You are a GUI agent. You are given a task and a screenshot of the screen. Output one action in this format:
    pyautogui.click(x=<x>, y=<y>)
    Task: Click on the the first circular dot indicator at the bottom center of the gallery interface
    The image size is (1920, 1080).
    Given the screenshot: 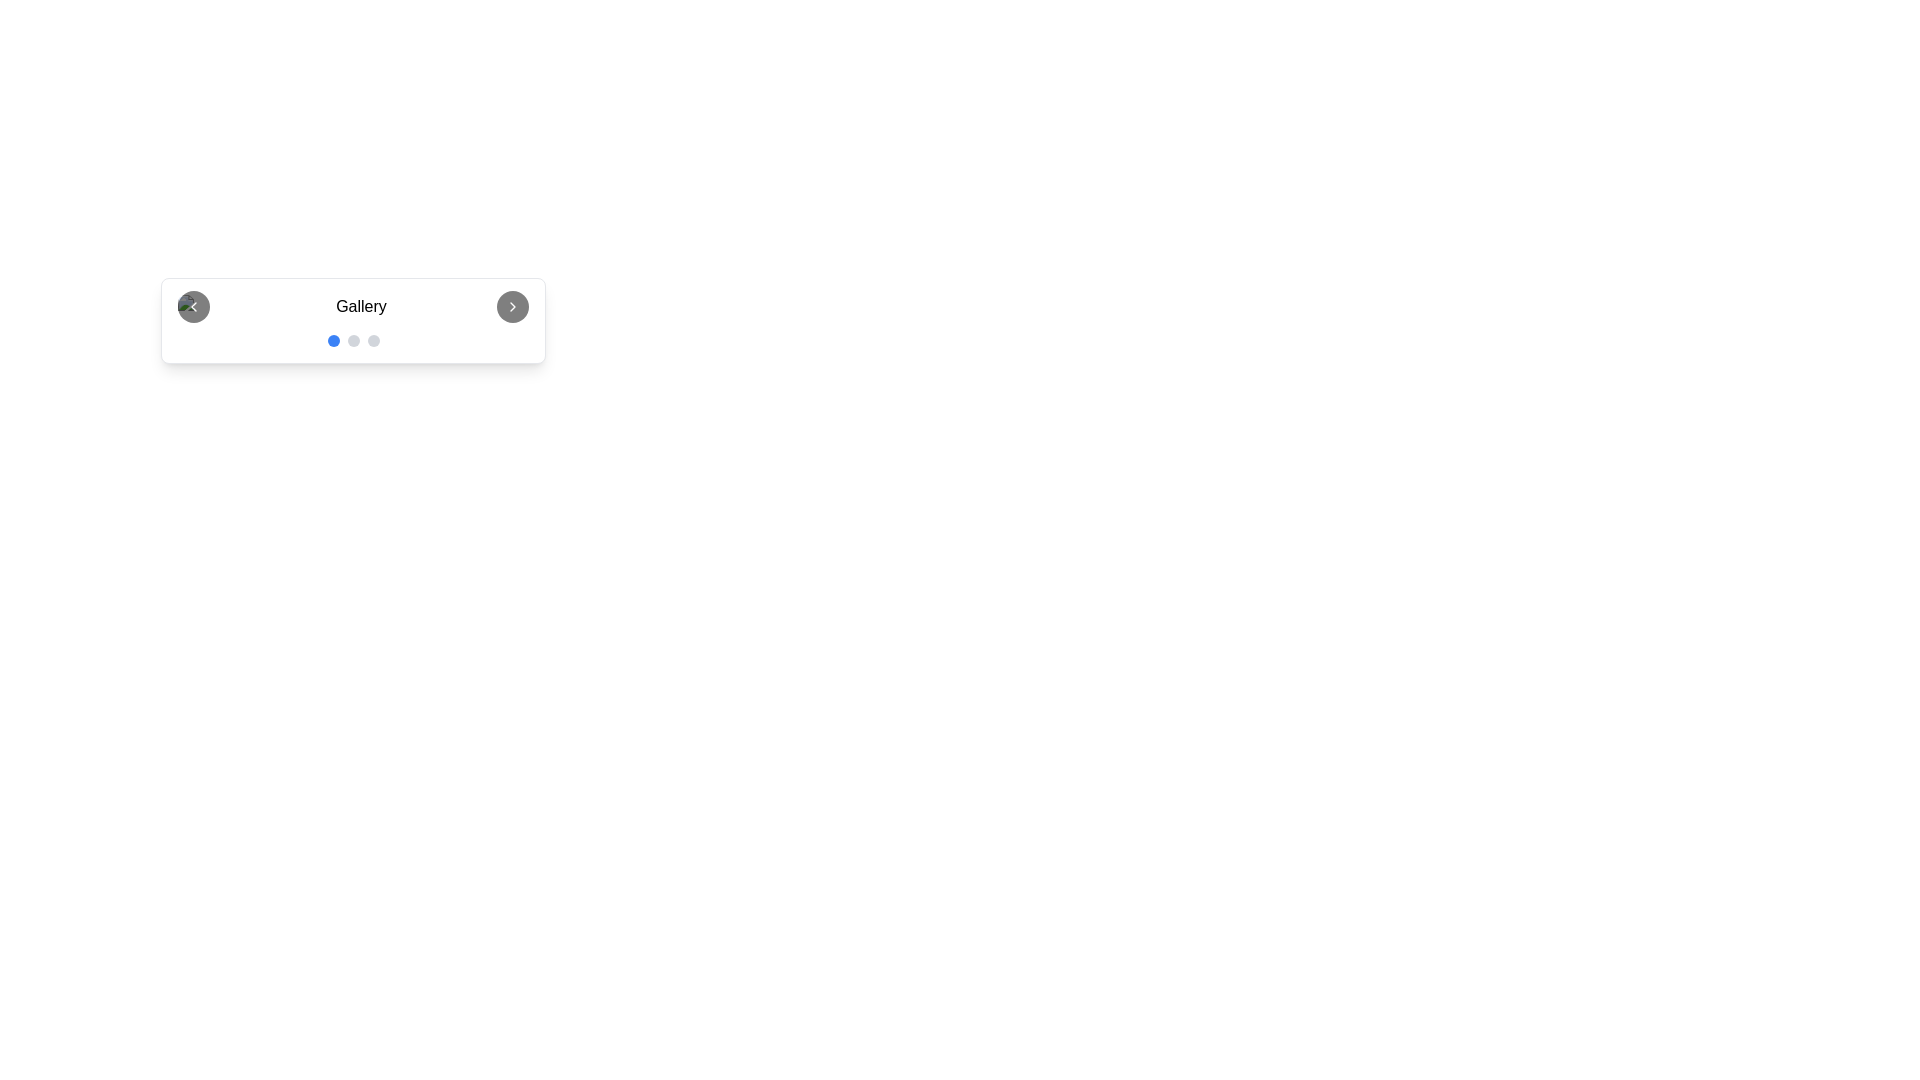 What is the action you would take?
    pyautogui.click(x=333, y=339)
    